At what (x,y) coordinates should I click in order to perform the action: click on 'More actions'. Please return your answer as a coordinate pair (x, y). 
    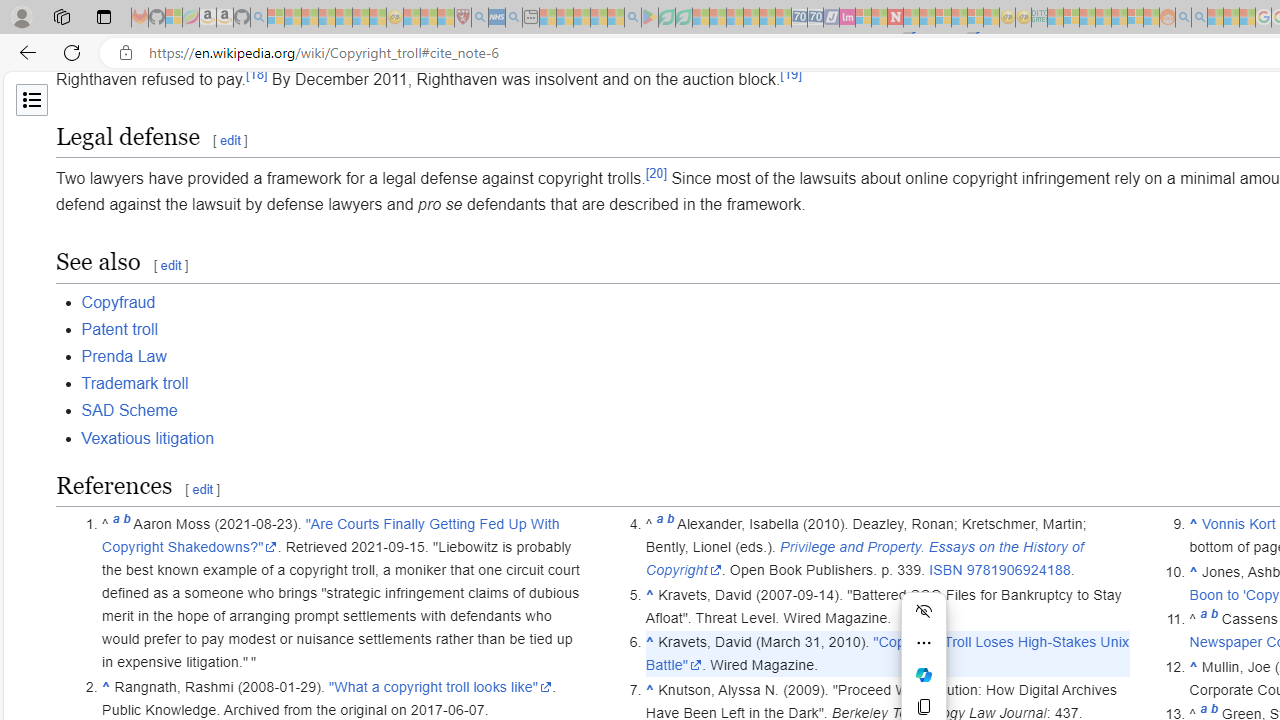
    Looking at the image, I should click on (923, 642).